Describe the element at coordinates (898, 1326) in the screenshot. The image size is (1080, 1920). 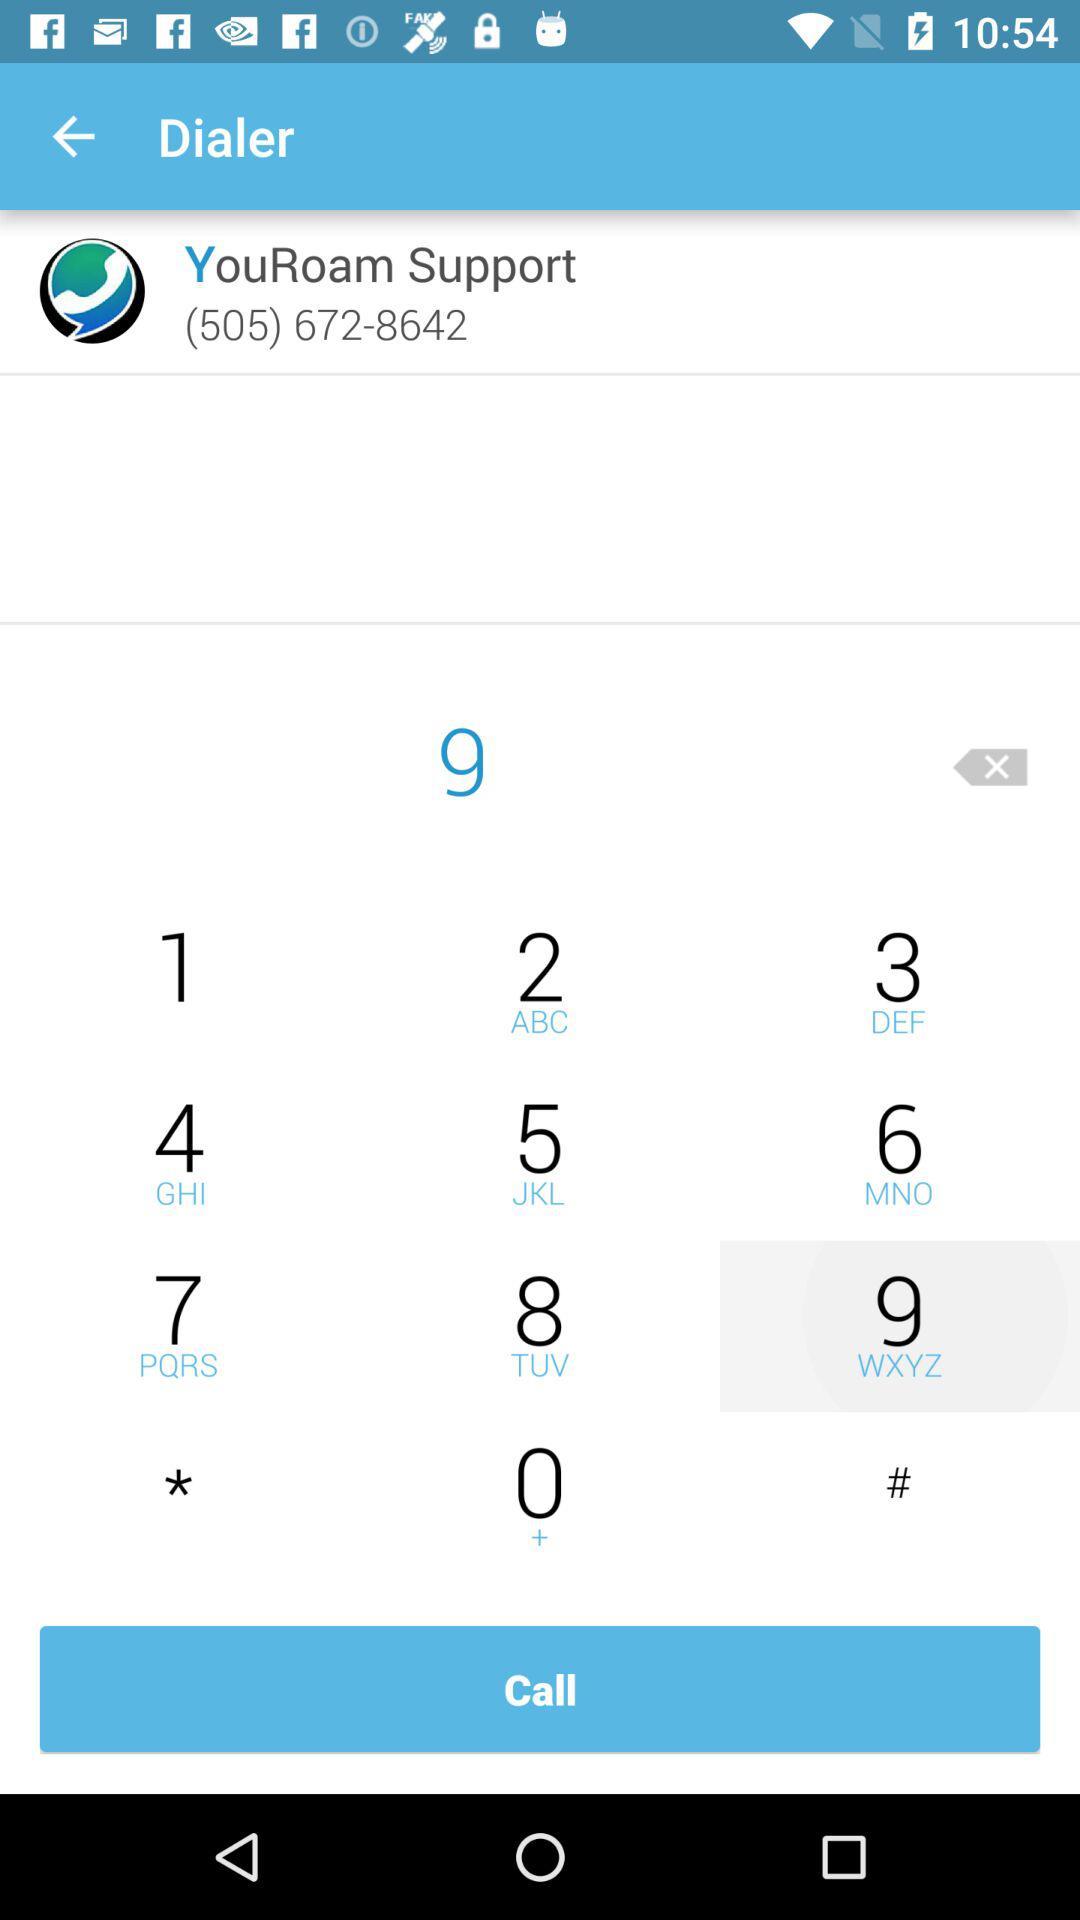
I see `number nine` at that location.